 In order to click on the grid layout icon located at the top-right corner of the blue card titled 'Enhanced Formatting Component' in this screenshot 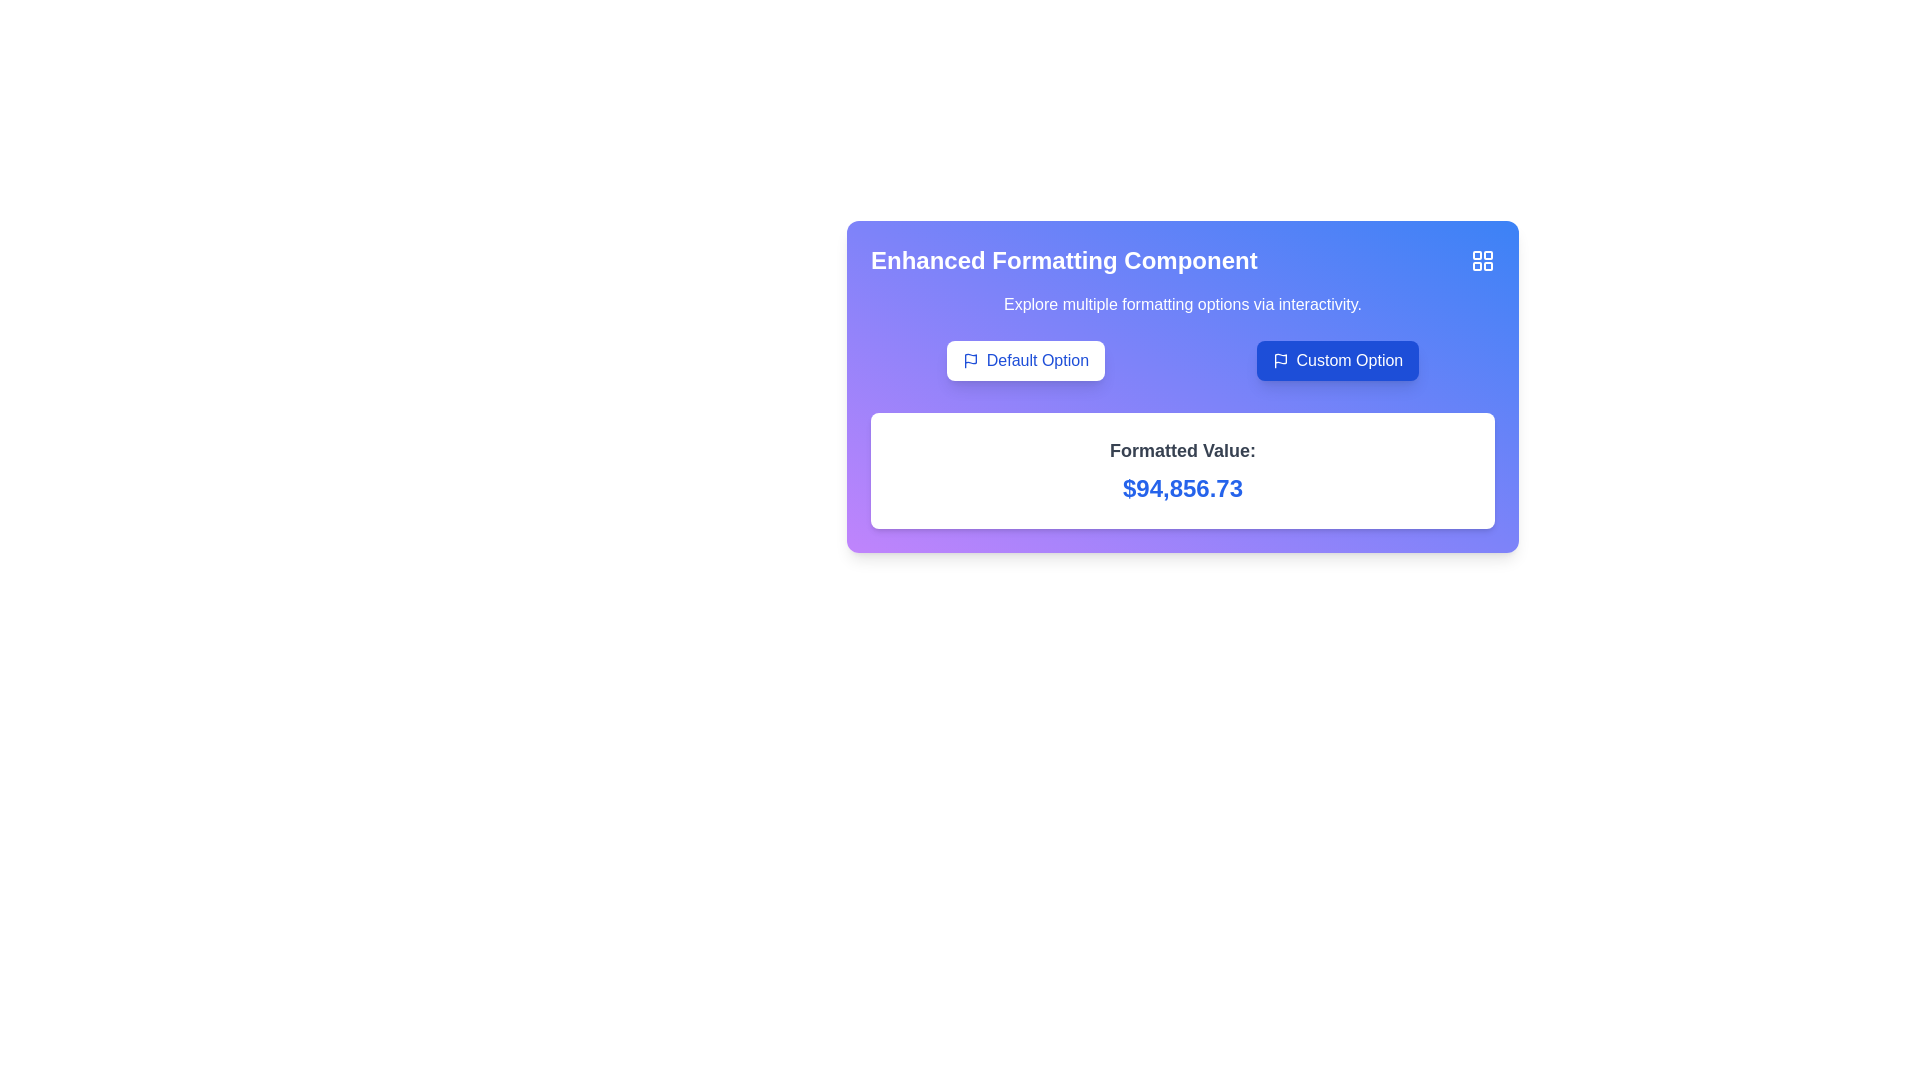, I will do `click(1483, 260)`.